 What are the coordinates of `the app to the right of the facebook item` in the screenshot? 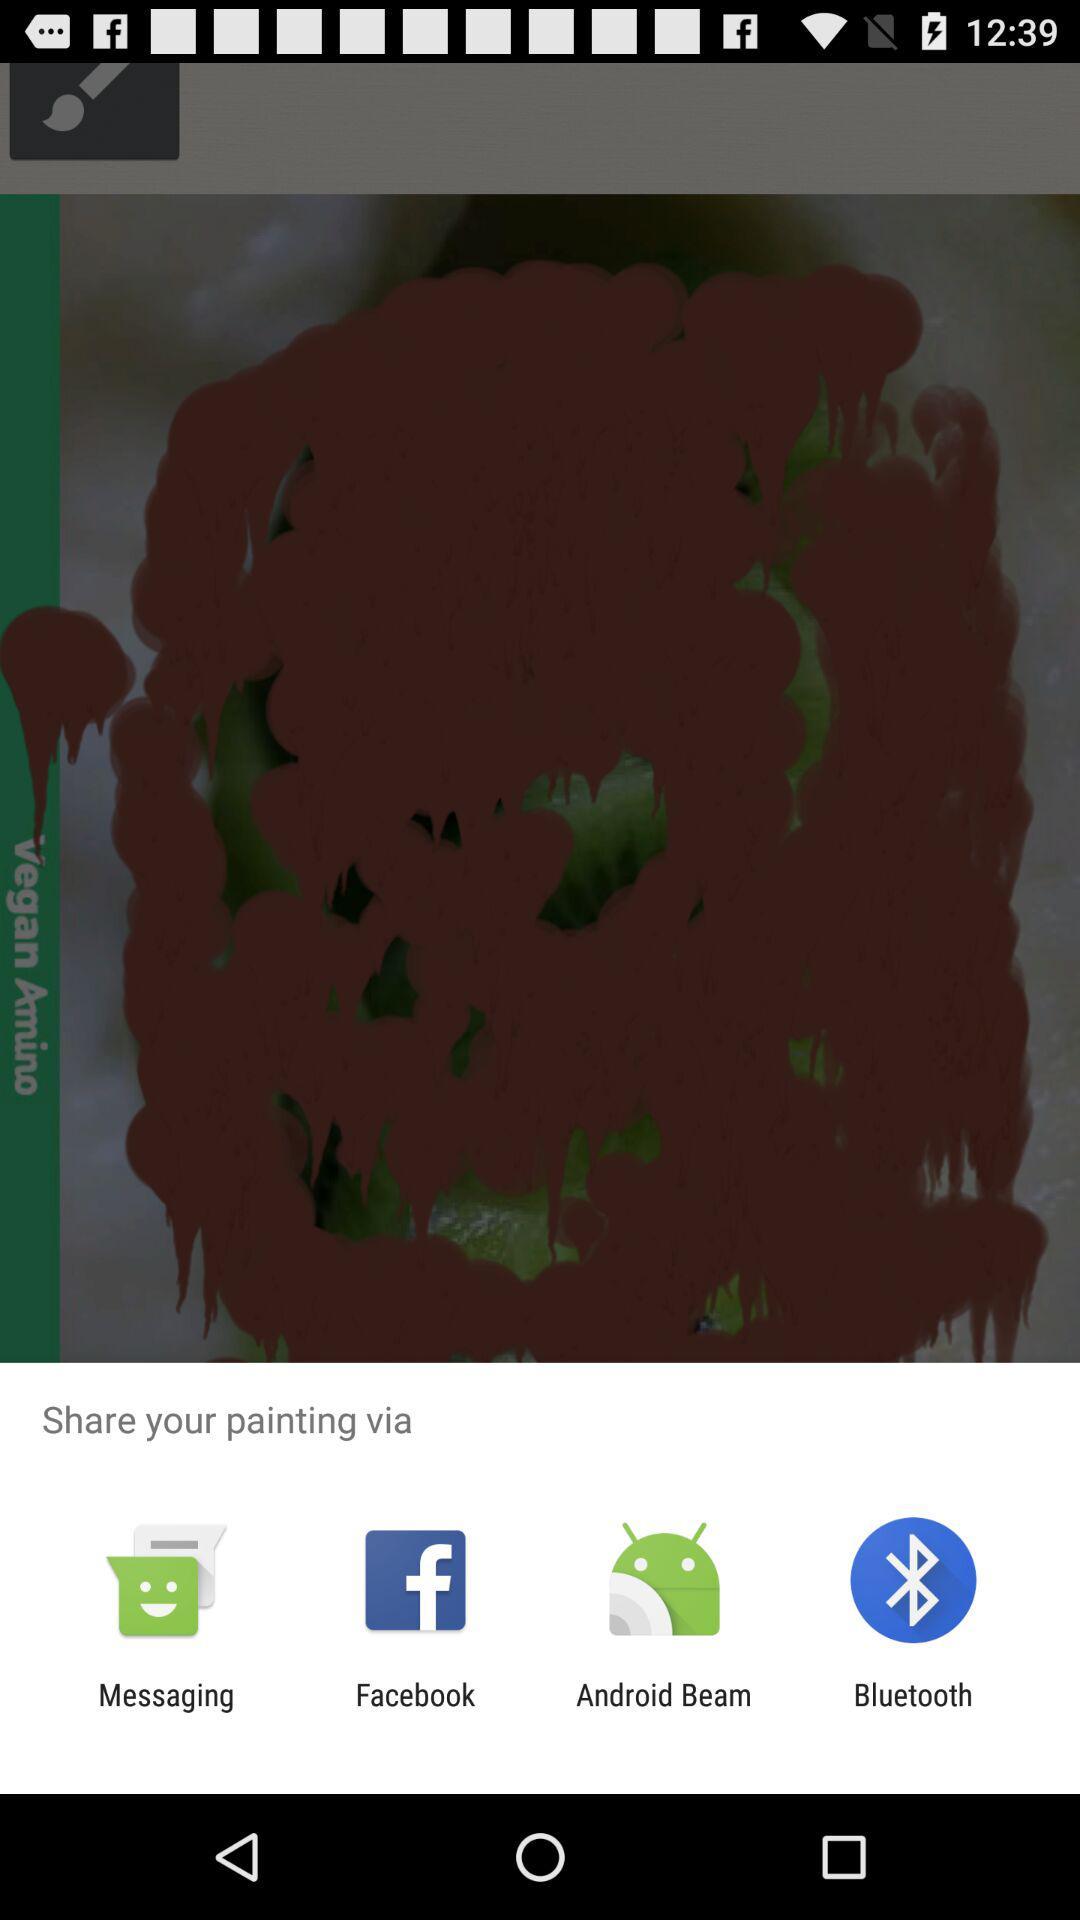 It's located at (664, 1711).